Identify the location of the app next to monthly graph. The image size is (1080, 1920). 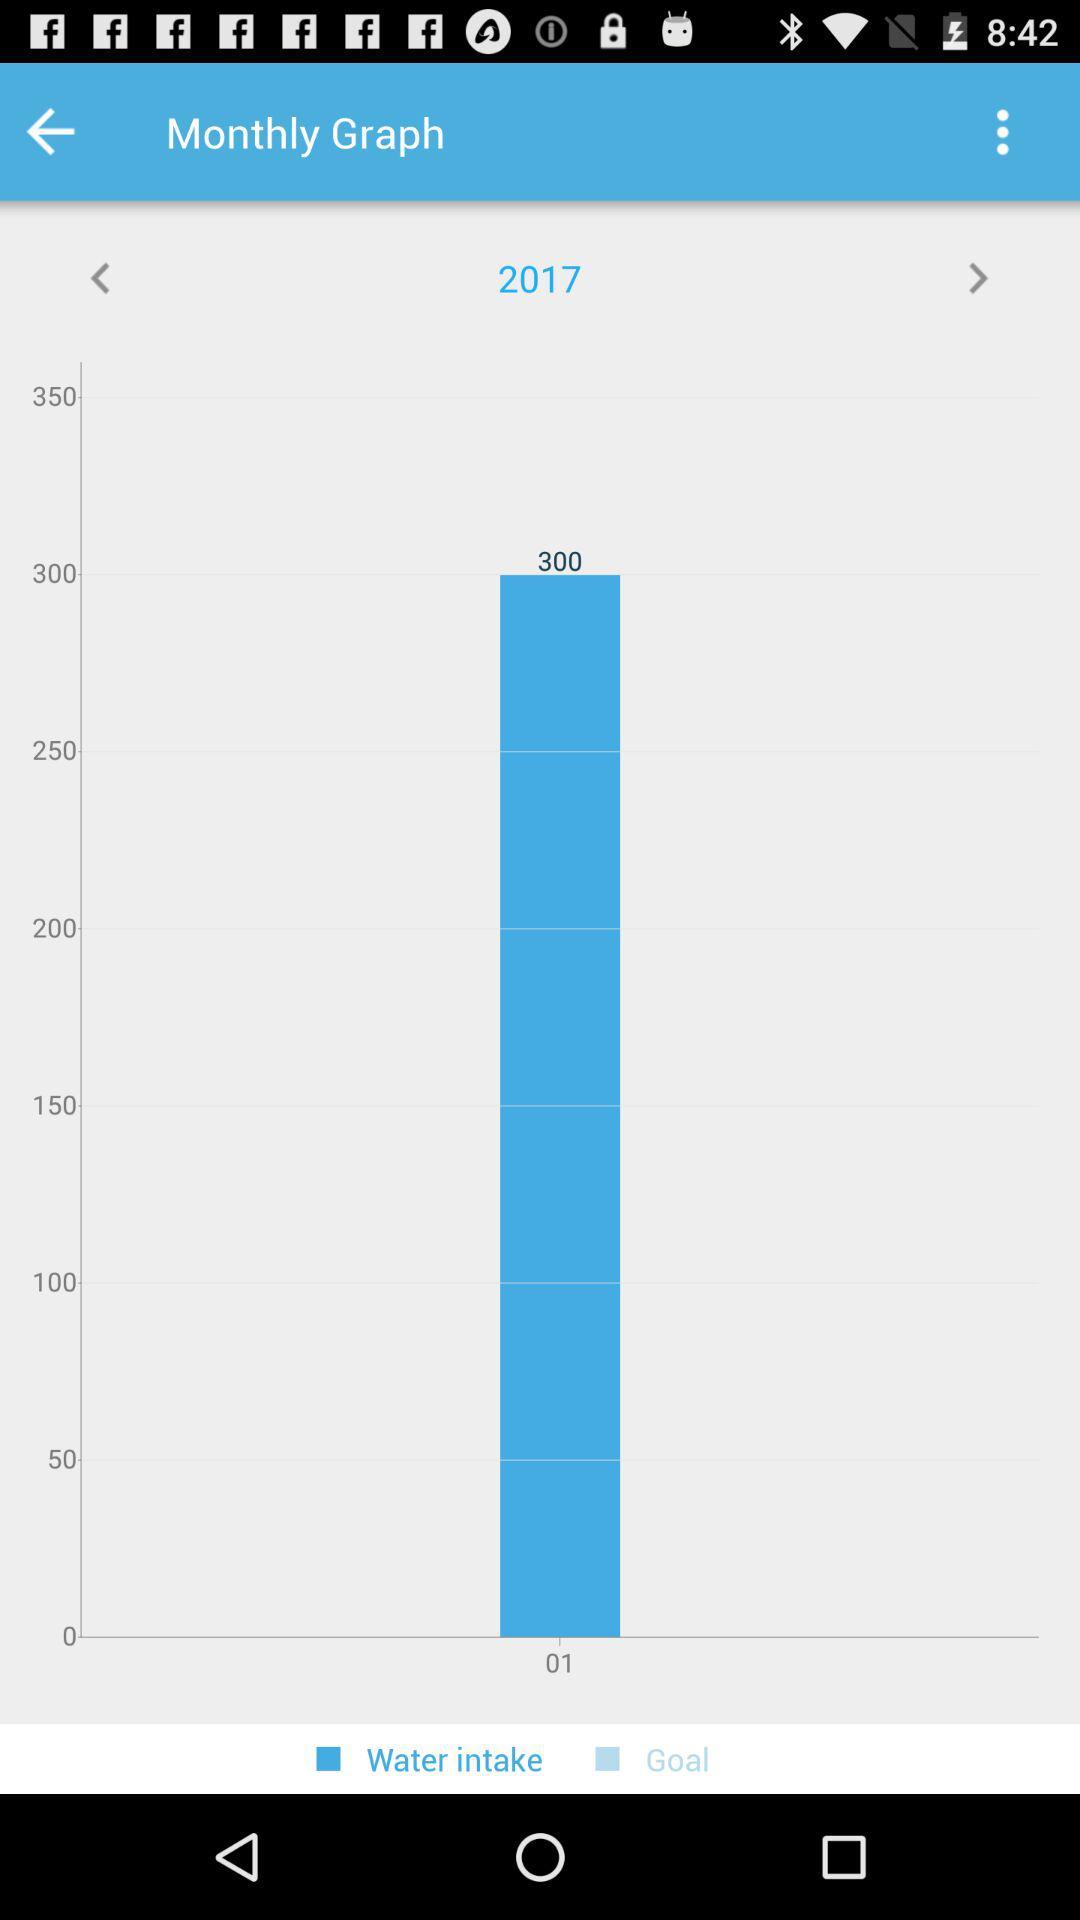
(1002, 131).